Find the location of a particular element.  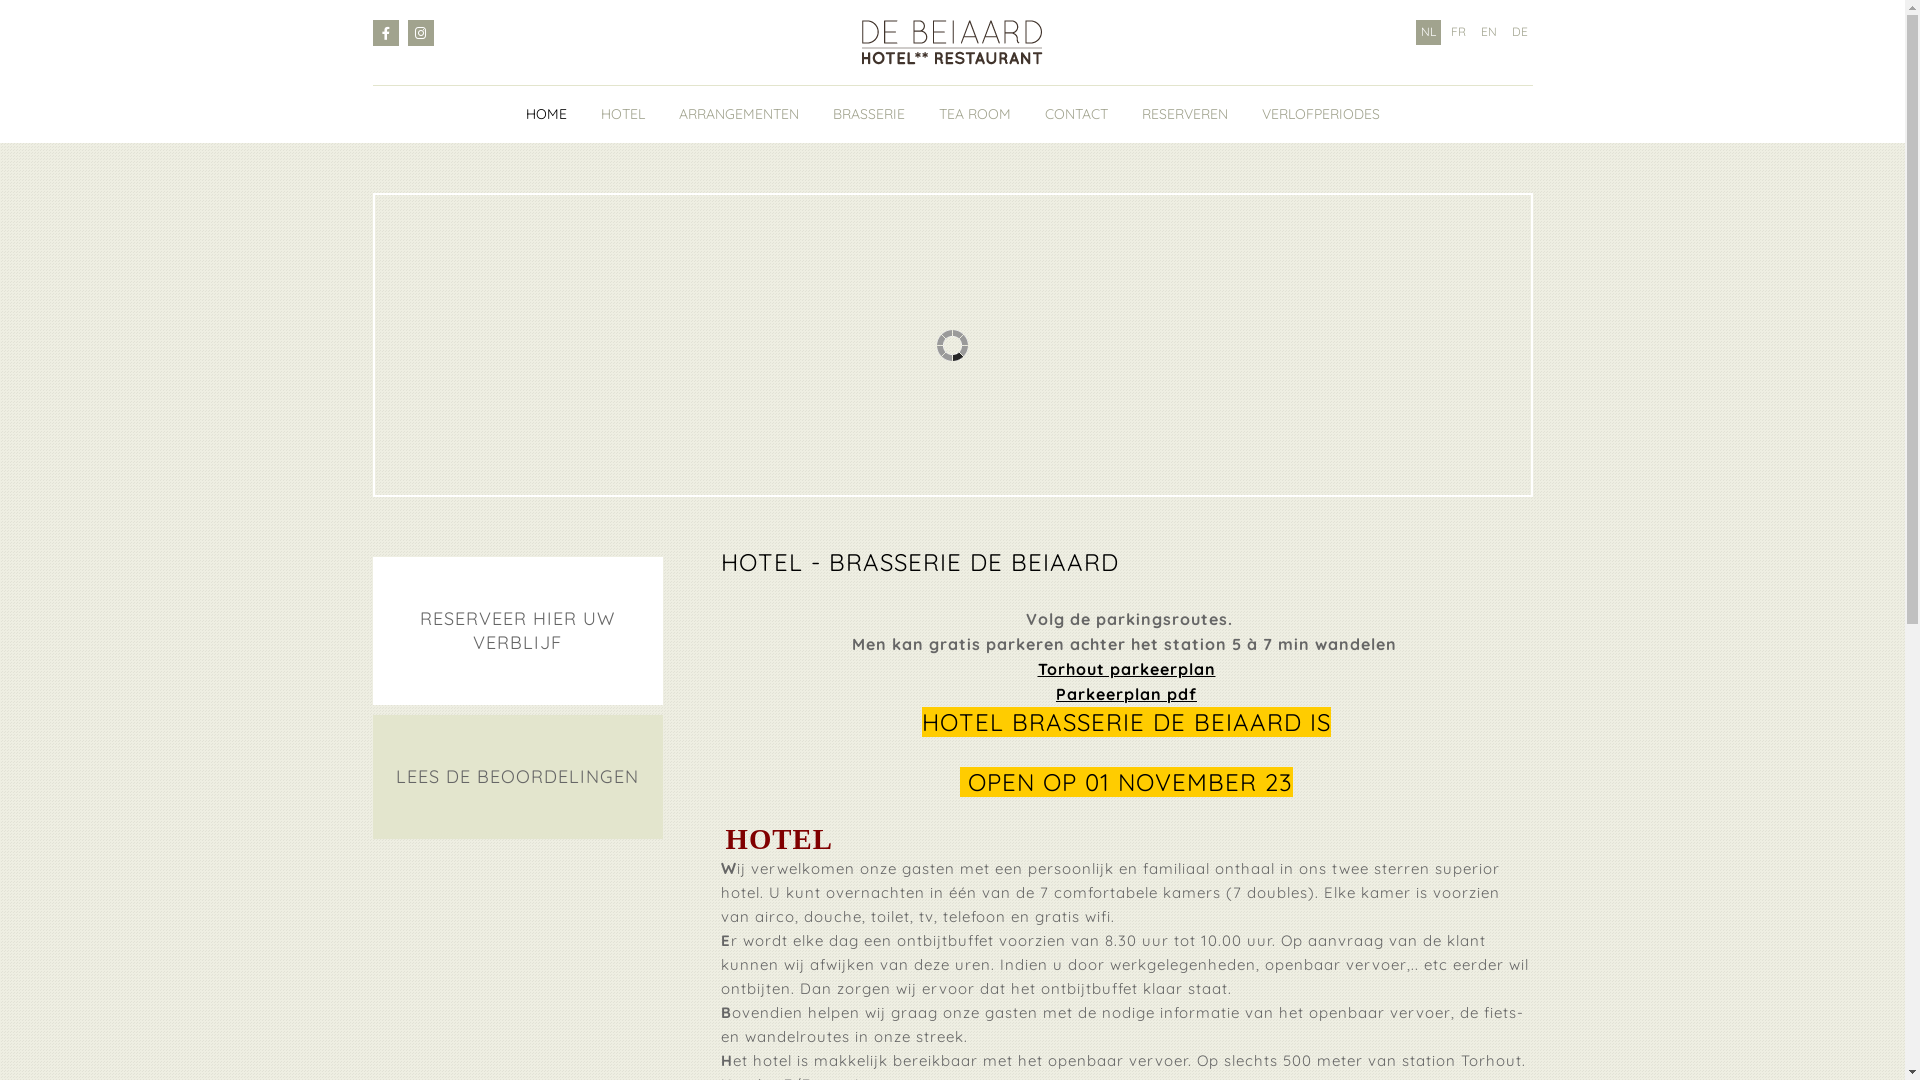

'HOTEL' is located at coordinates (621, 114).